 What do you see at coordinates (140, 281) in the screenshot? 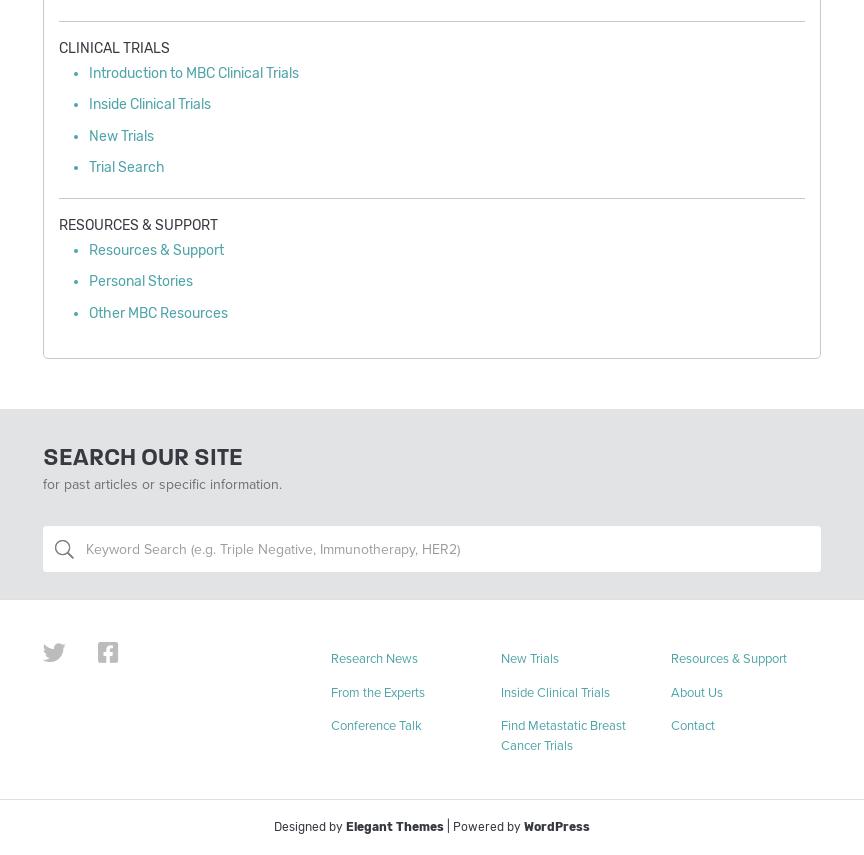
I see `'Personal Stories'` at bounding box center [140, 281].